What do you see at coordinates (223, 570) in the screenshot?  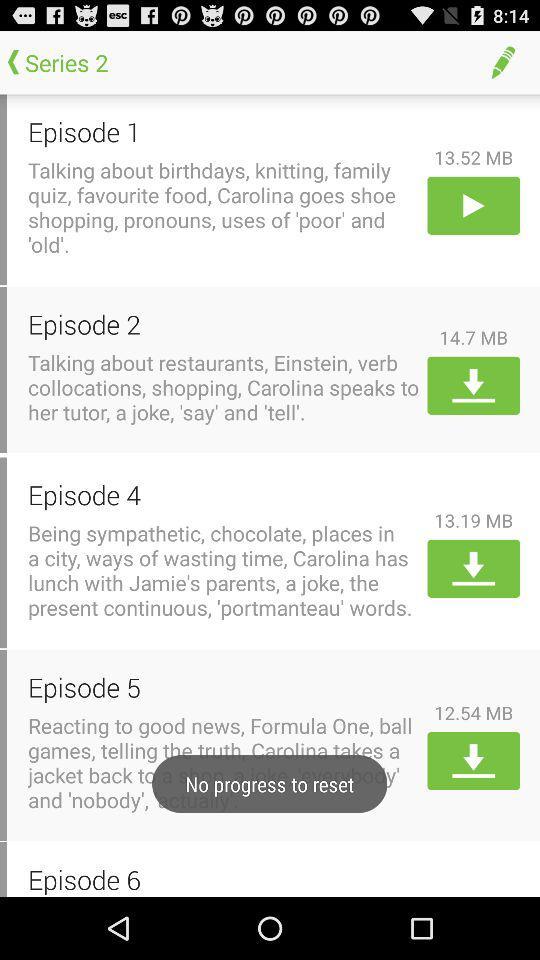 I see `the icon below the episode 4 app` at bounding box center [223, 570].